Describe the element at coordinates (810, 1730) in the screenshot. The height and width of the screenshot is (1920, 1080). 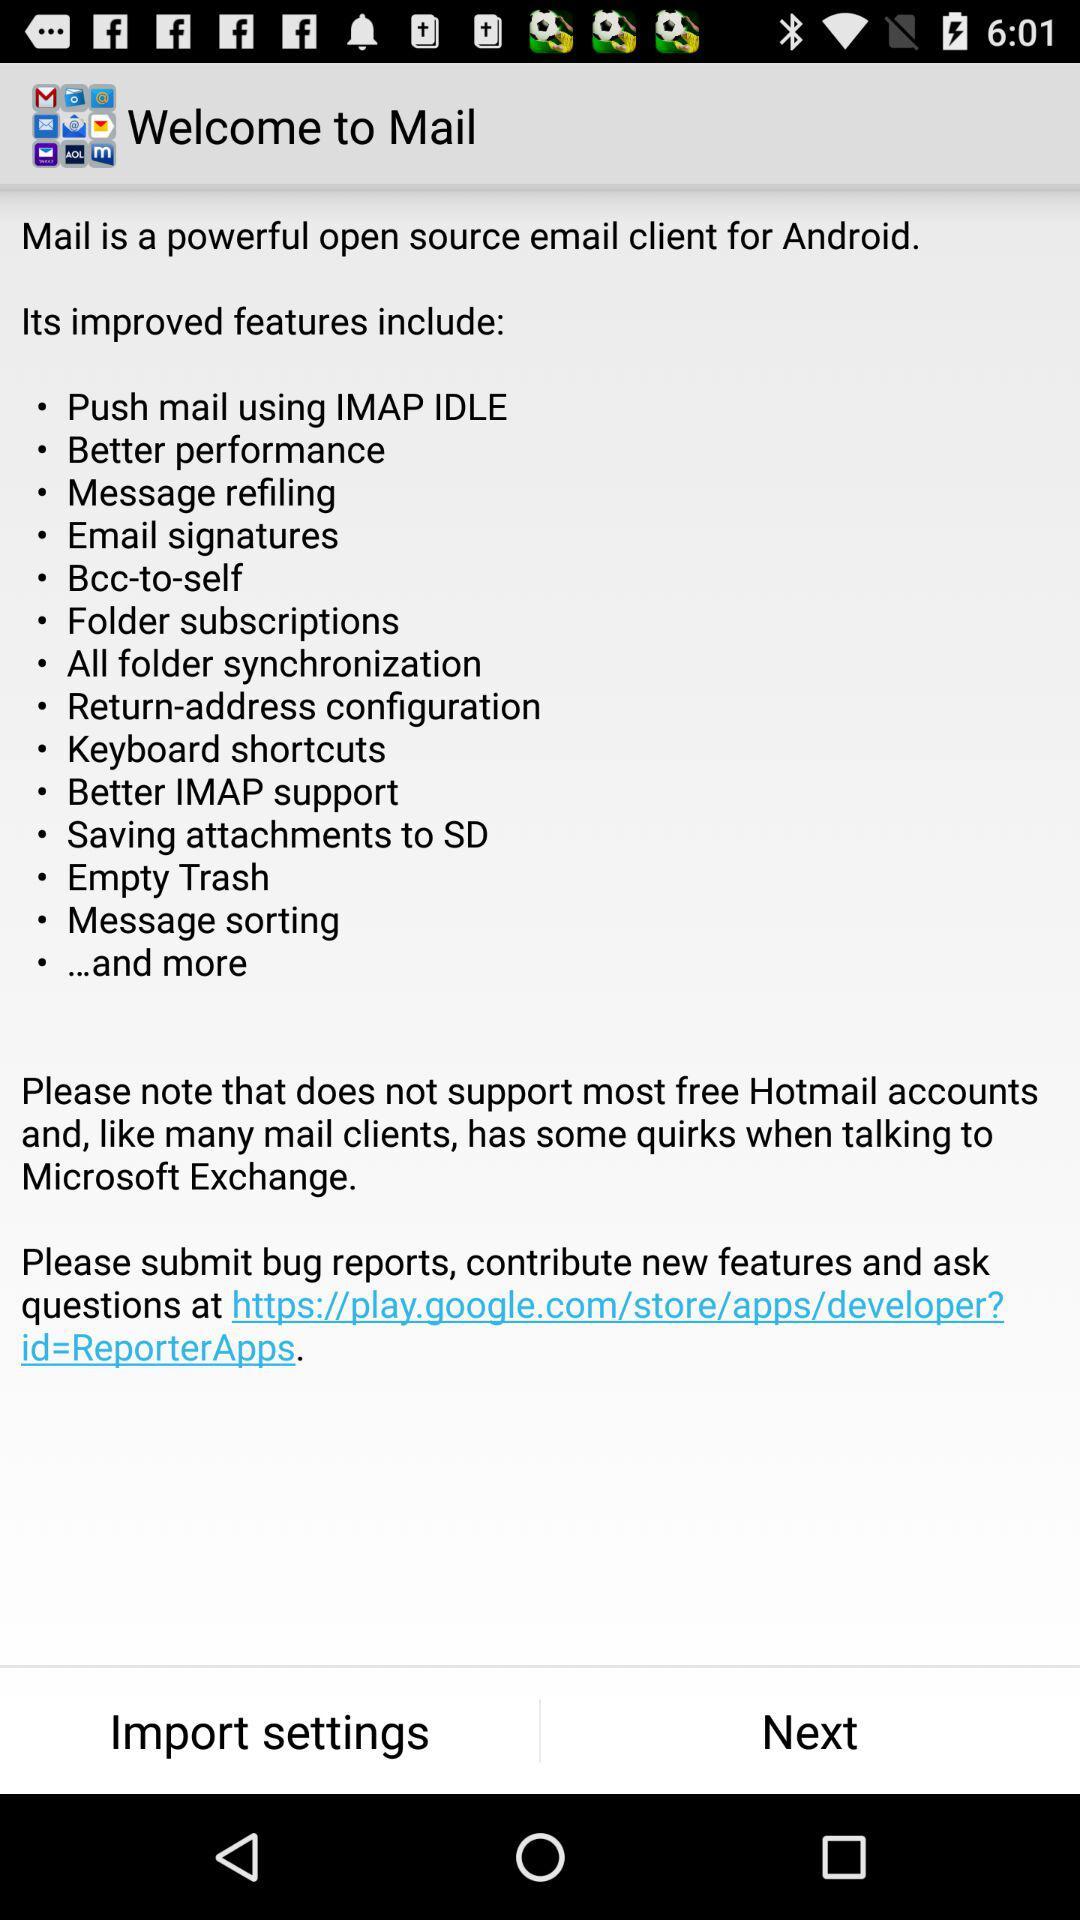
I see `icon at the bottom right corner` at that location.